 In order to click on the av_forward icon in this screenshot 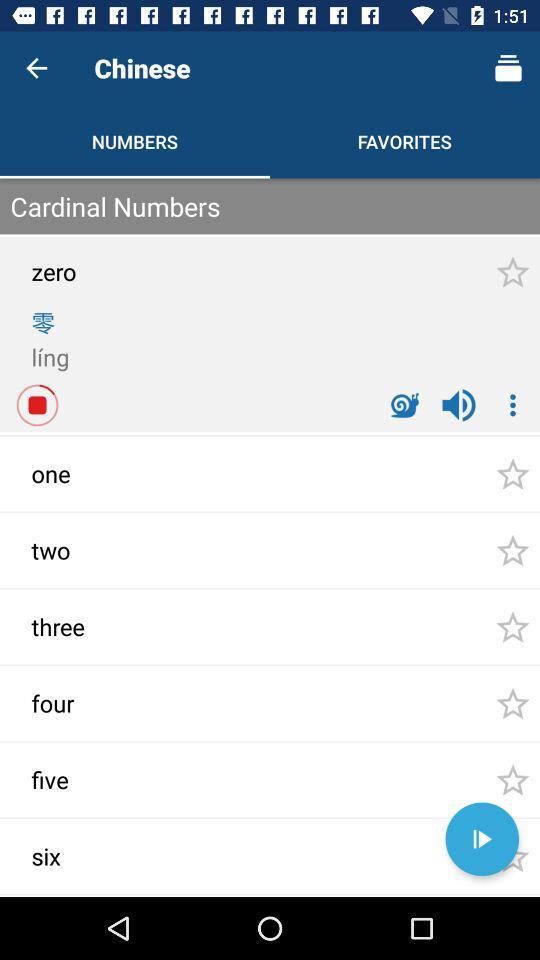, I will do `click(481, 839)`.